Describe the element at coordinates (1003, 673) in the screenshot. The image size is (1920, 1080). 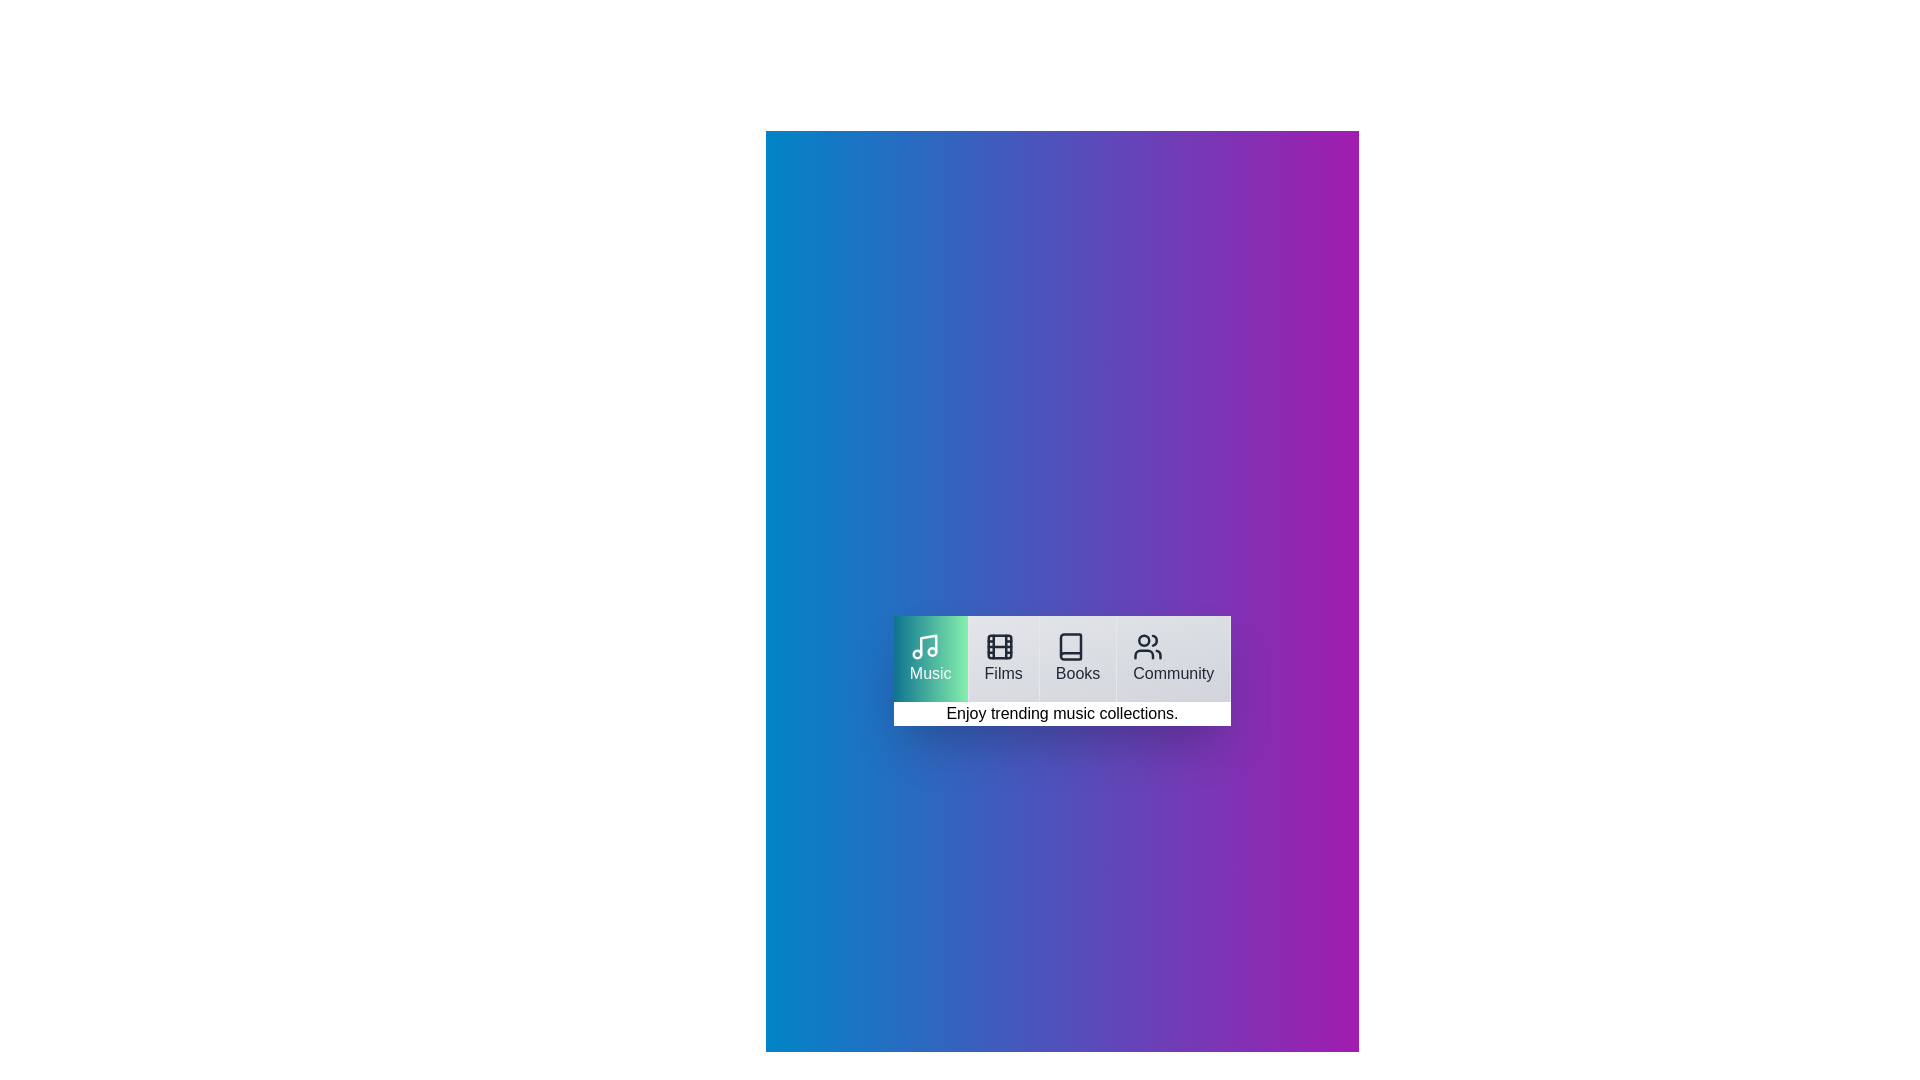
I see `the 'Films' navigation option in the horizontal navigation bar` at that location.